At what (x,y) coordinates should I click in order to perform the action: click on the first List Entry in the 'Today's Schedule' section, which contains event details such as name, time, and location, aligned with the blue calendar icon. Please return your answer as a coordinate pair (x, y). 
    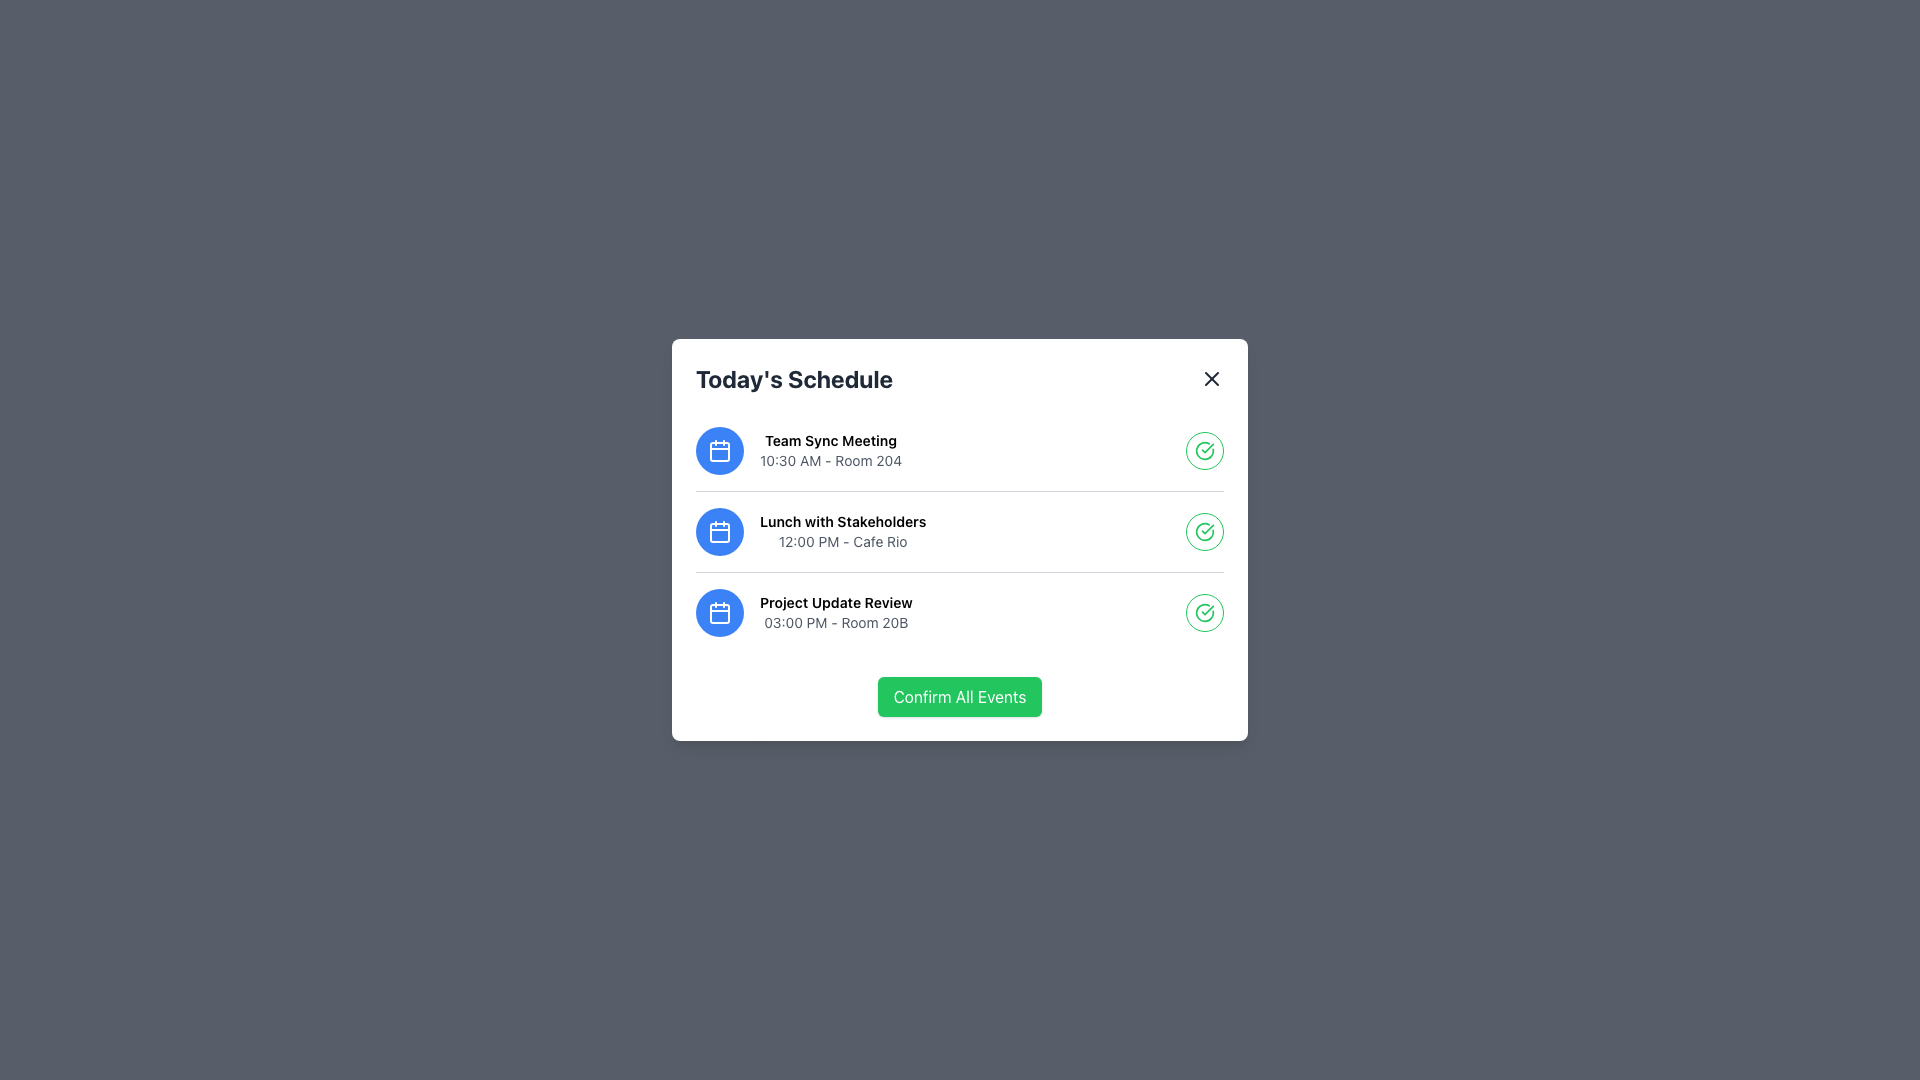
    Looking at the image, I should click on (798, 451).